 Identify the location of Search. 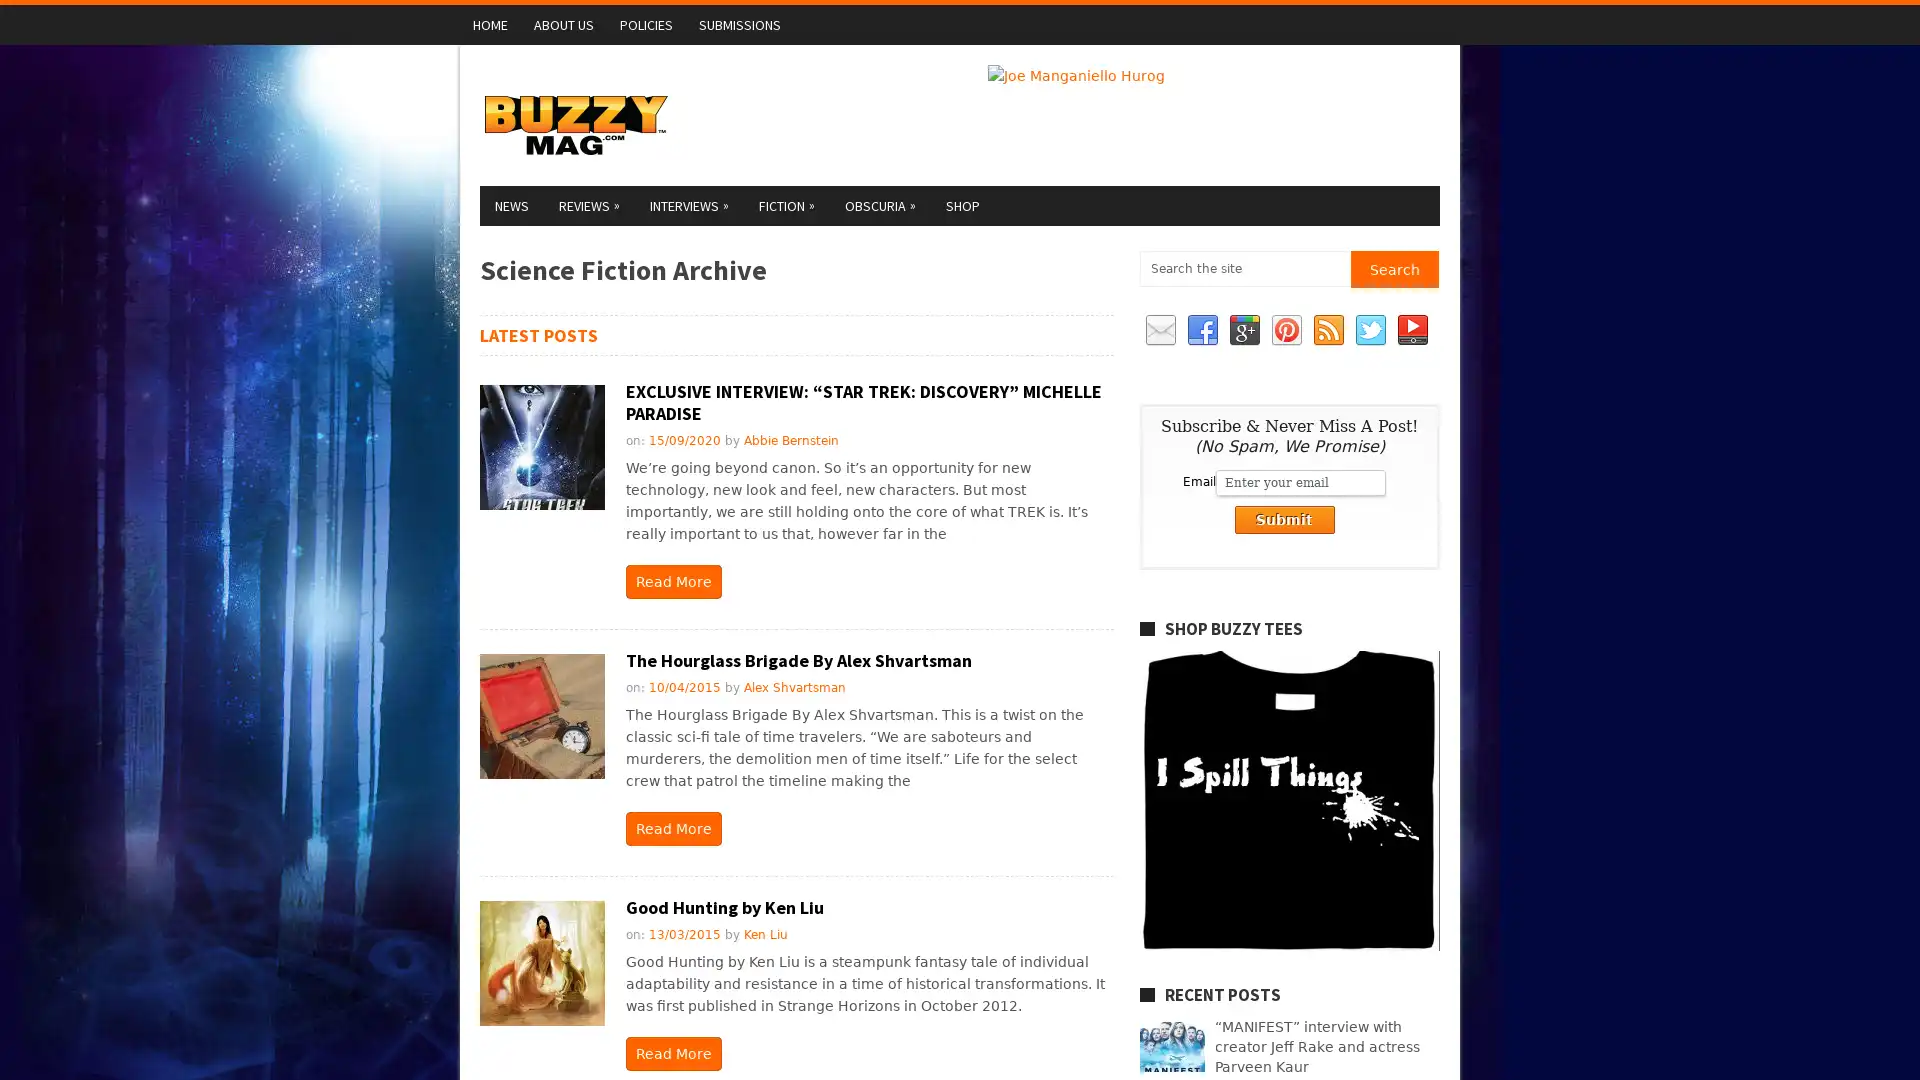
(1393, 268).